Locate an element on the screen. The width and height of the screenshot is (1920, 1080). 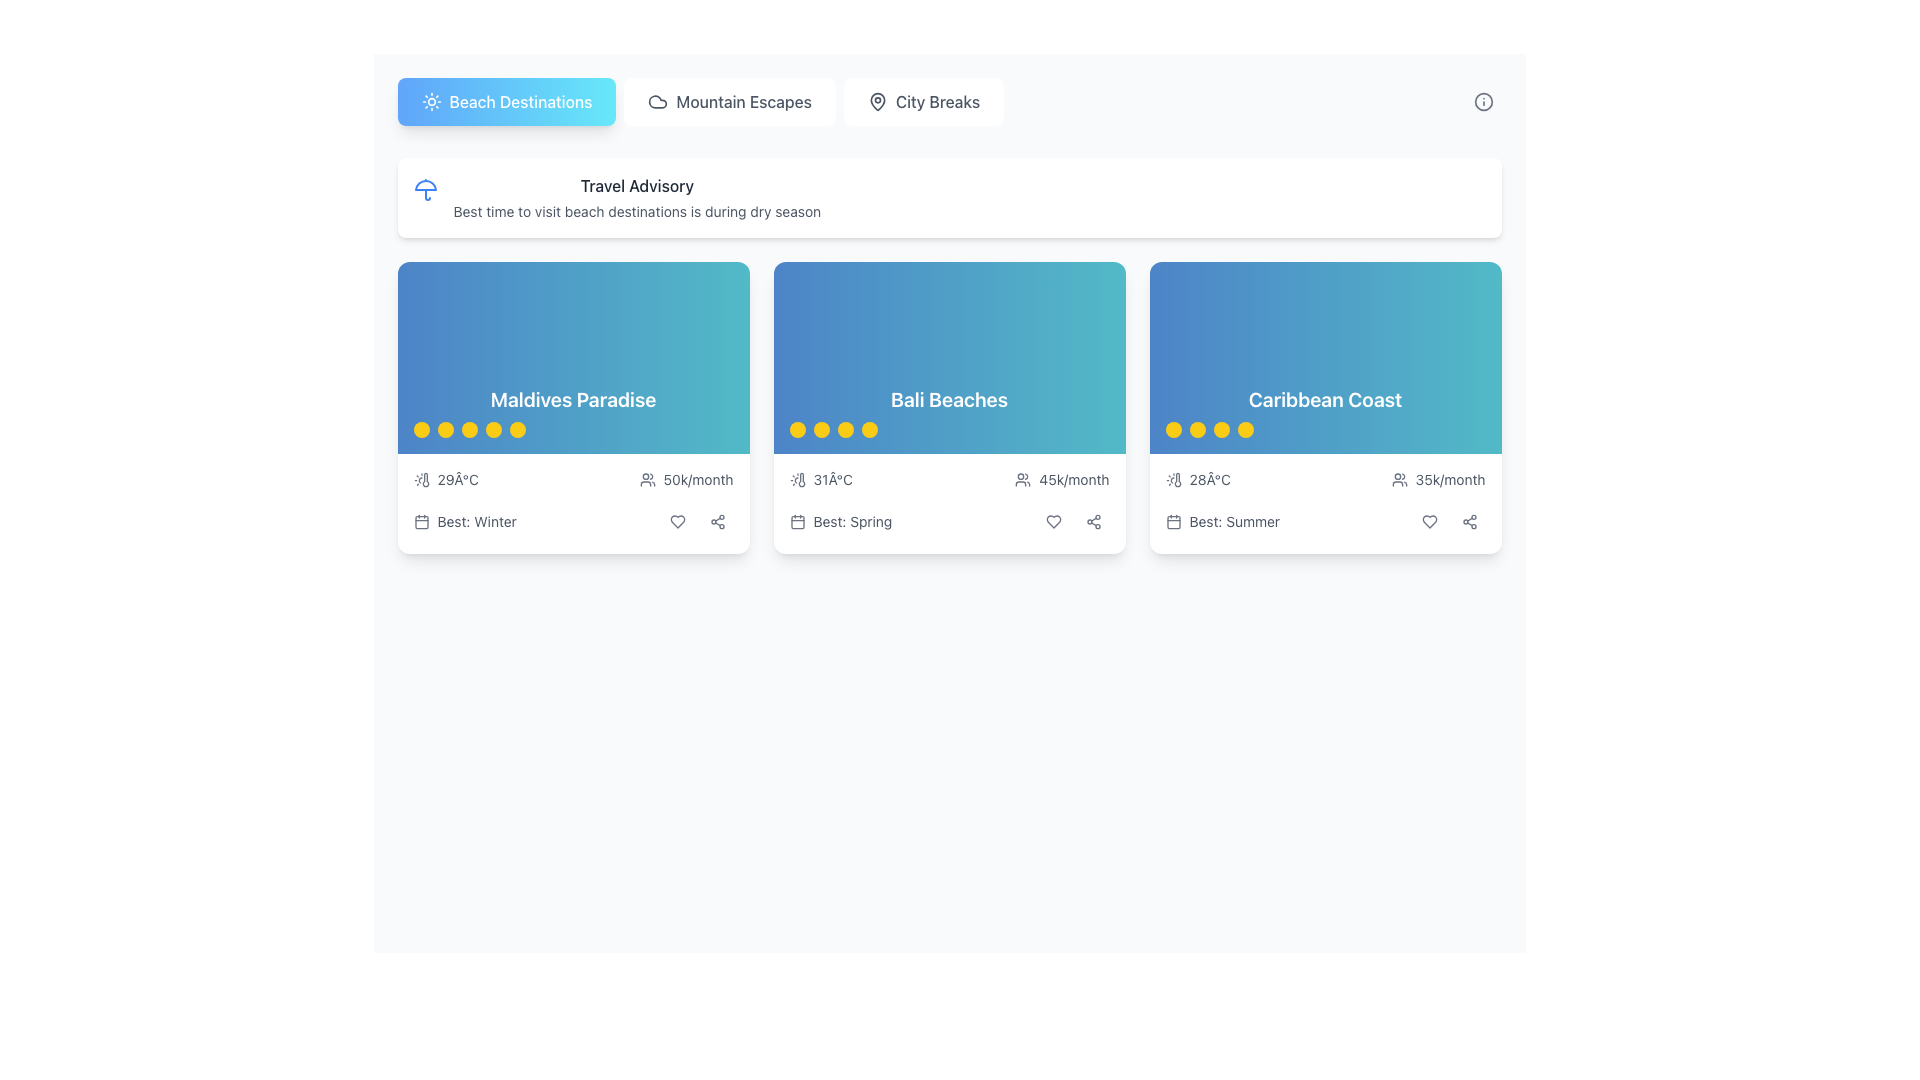
the second circular rating indicator located beneath the title 'Bali Beaches' in the second card from the left in the row of cards is located at coordinates (821, 428).